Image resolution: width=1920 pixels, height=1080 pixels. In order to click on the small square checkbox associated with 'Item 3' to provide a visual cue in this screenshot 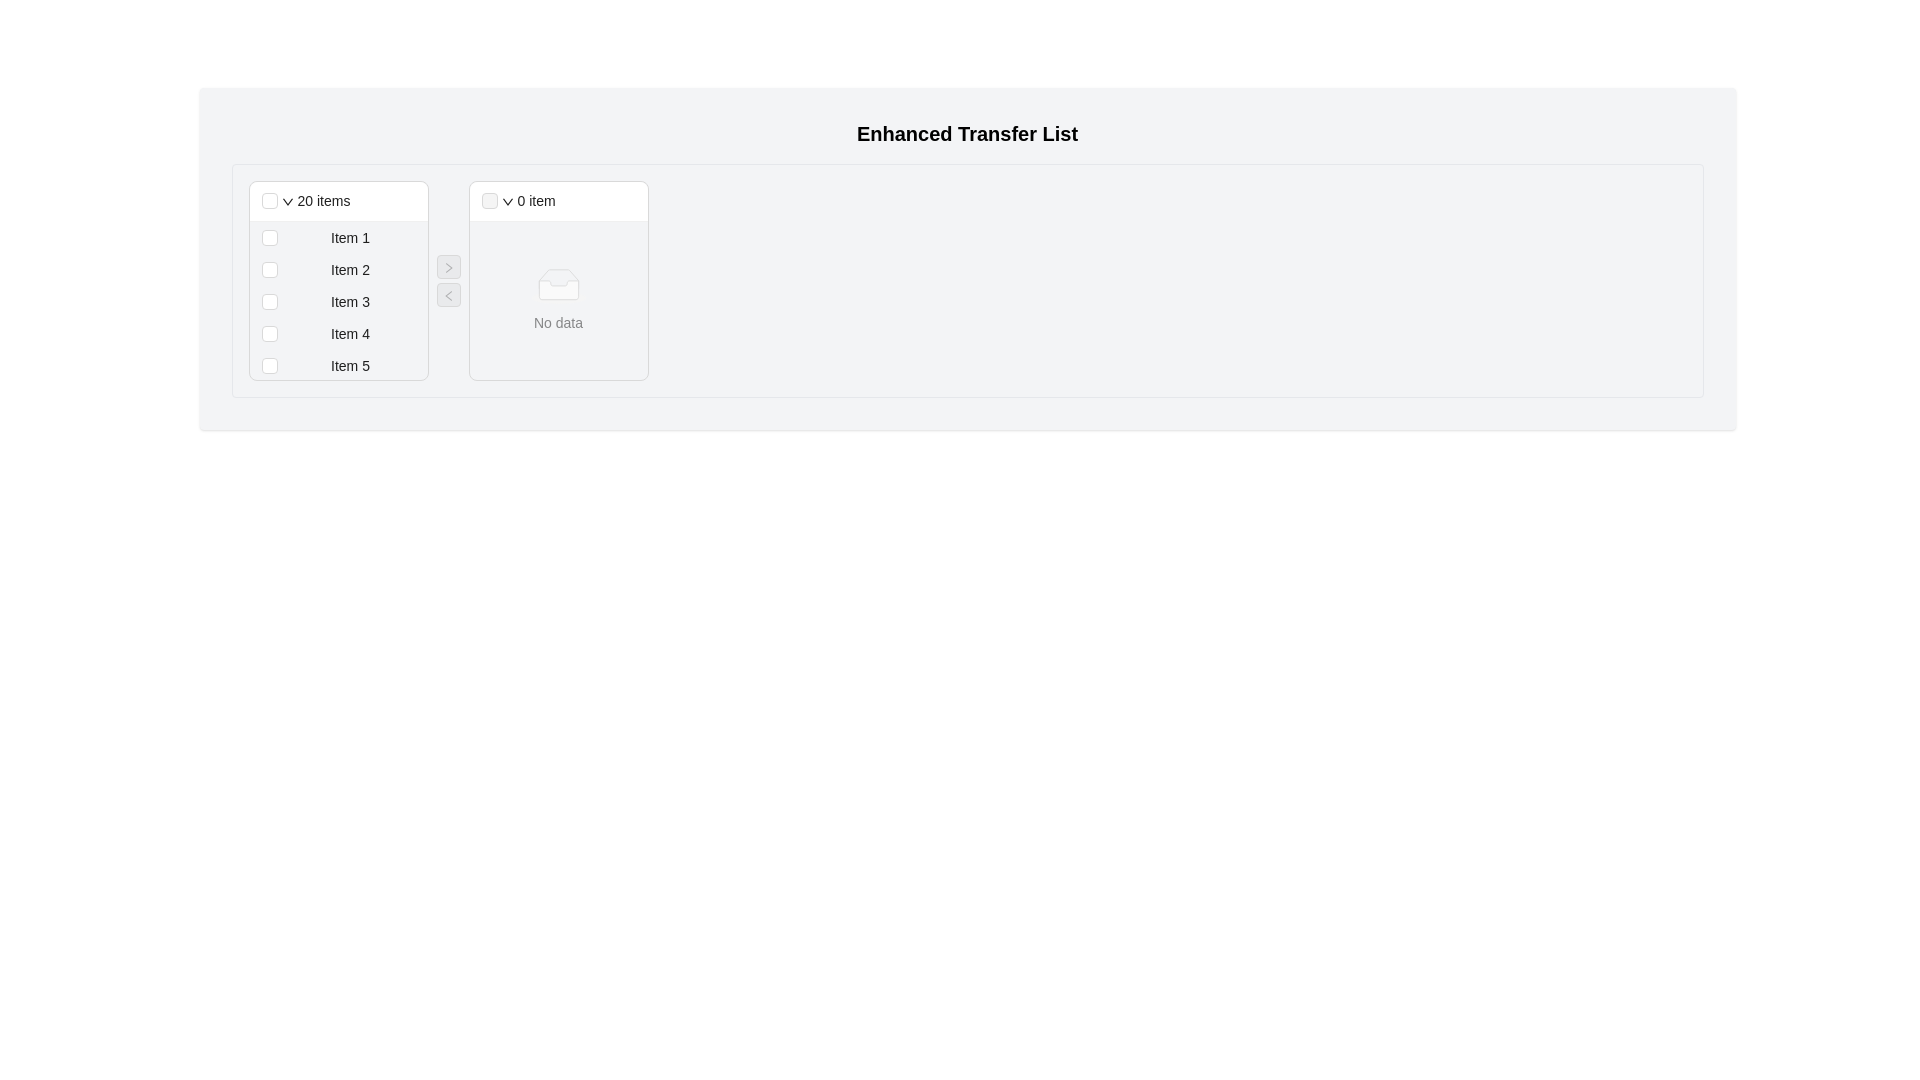, I will do `click(268, 301)`.